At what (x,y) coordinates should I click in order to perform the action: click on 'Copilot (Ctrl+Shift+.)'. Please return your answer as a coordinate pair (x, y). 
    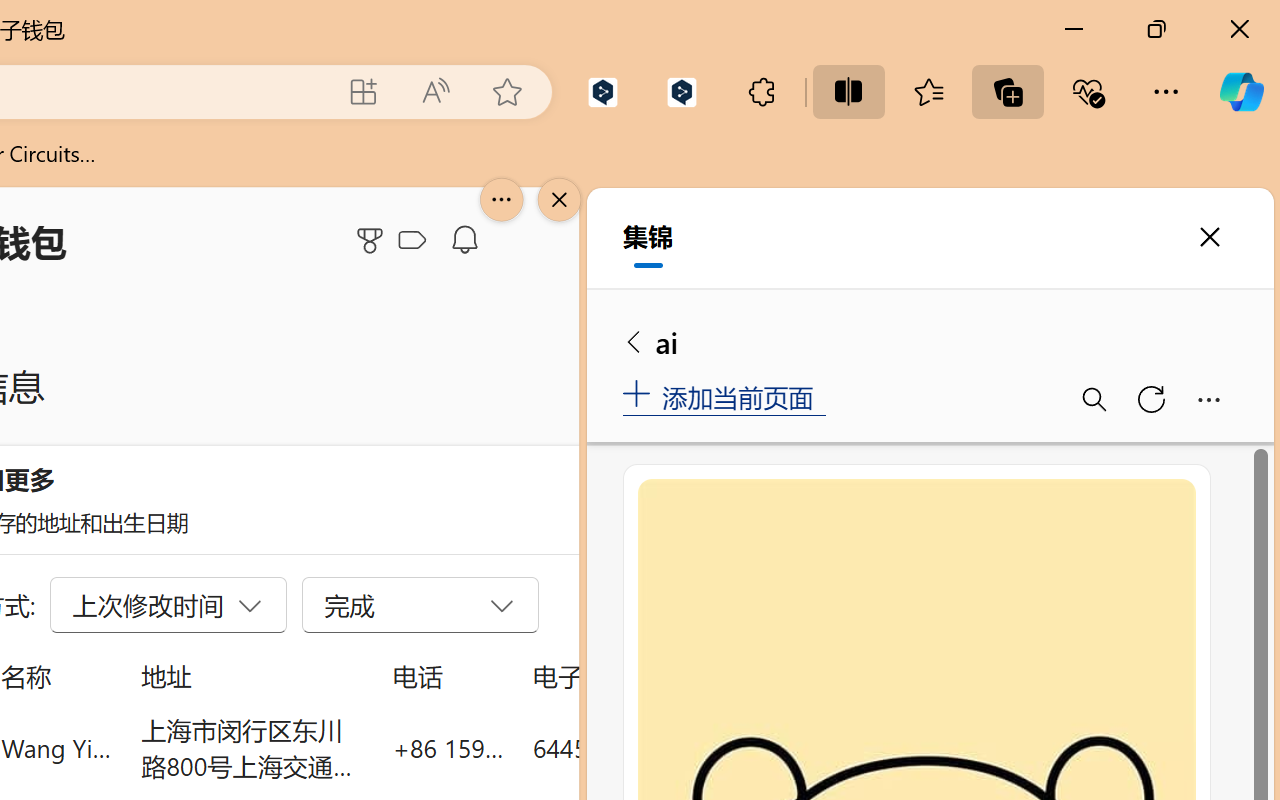
    Looking at the image, I should click on (1240, 91).